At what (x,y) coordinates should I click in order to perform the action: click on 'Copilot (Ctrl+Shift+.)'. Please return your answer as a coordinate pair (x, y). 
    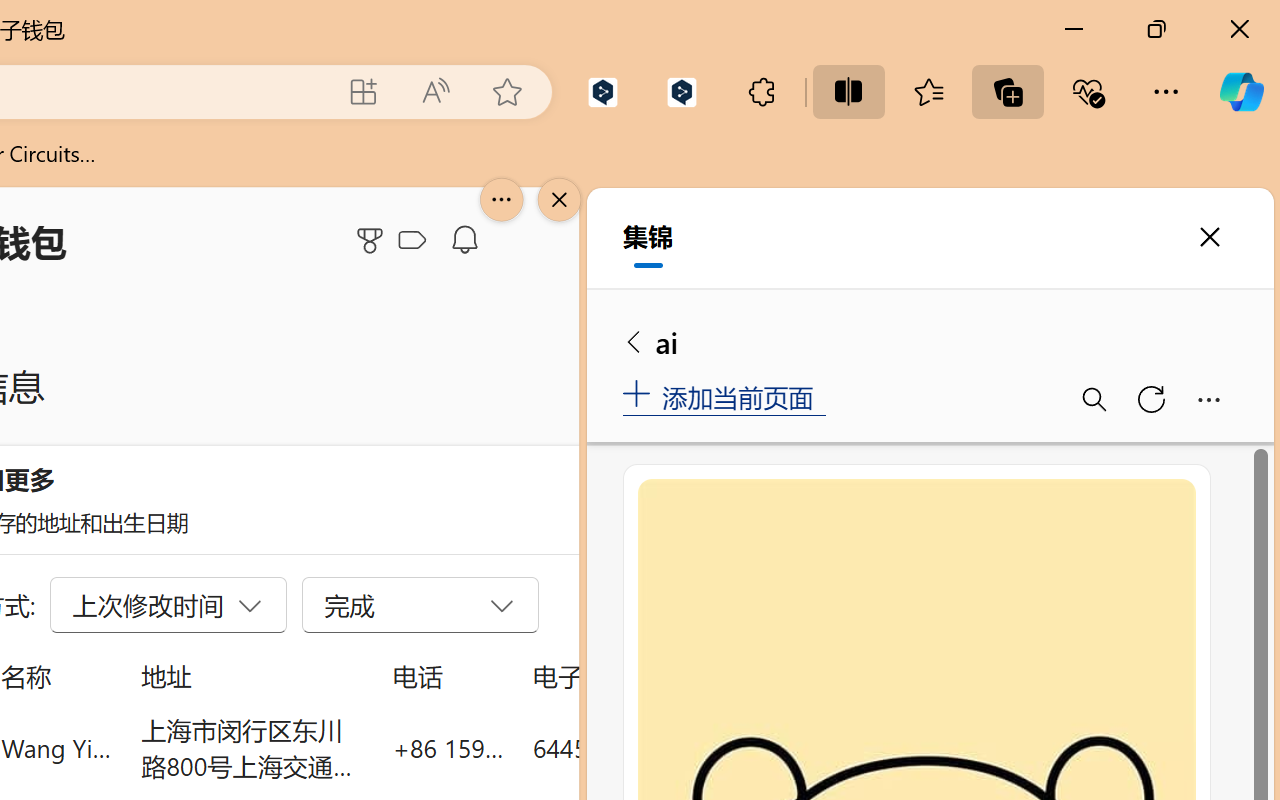
    Looking at the image, I should click on (1240, 91).